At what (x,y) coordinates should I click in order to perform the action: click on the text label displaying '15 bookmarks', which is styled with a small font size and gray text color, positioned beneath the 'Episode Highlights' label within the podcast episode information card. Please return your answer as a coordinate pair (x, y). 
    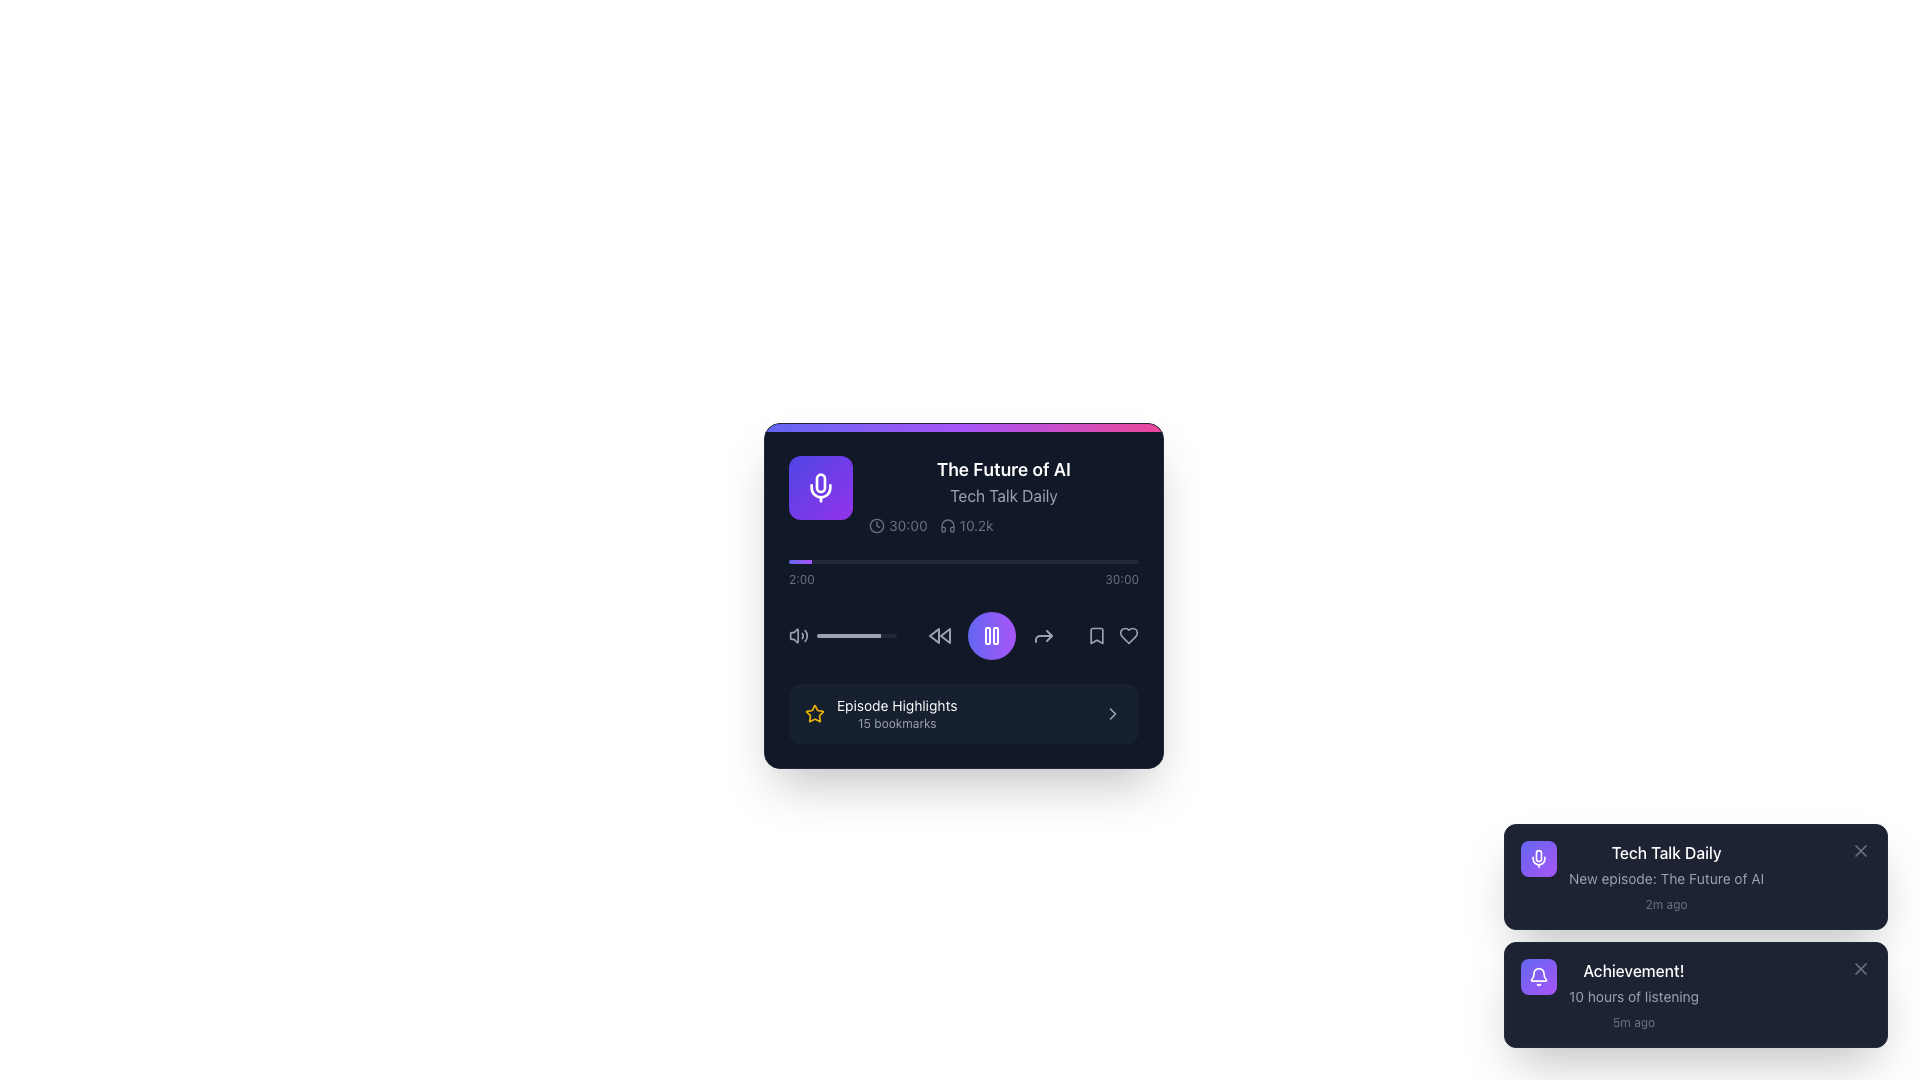
    Looking at the image, I should click on (896, 724).